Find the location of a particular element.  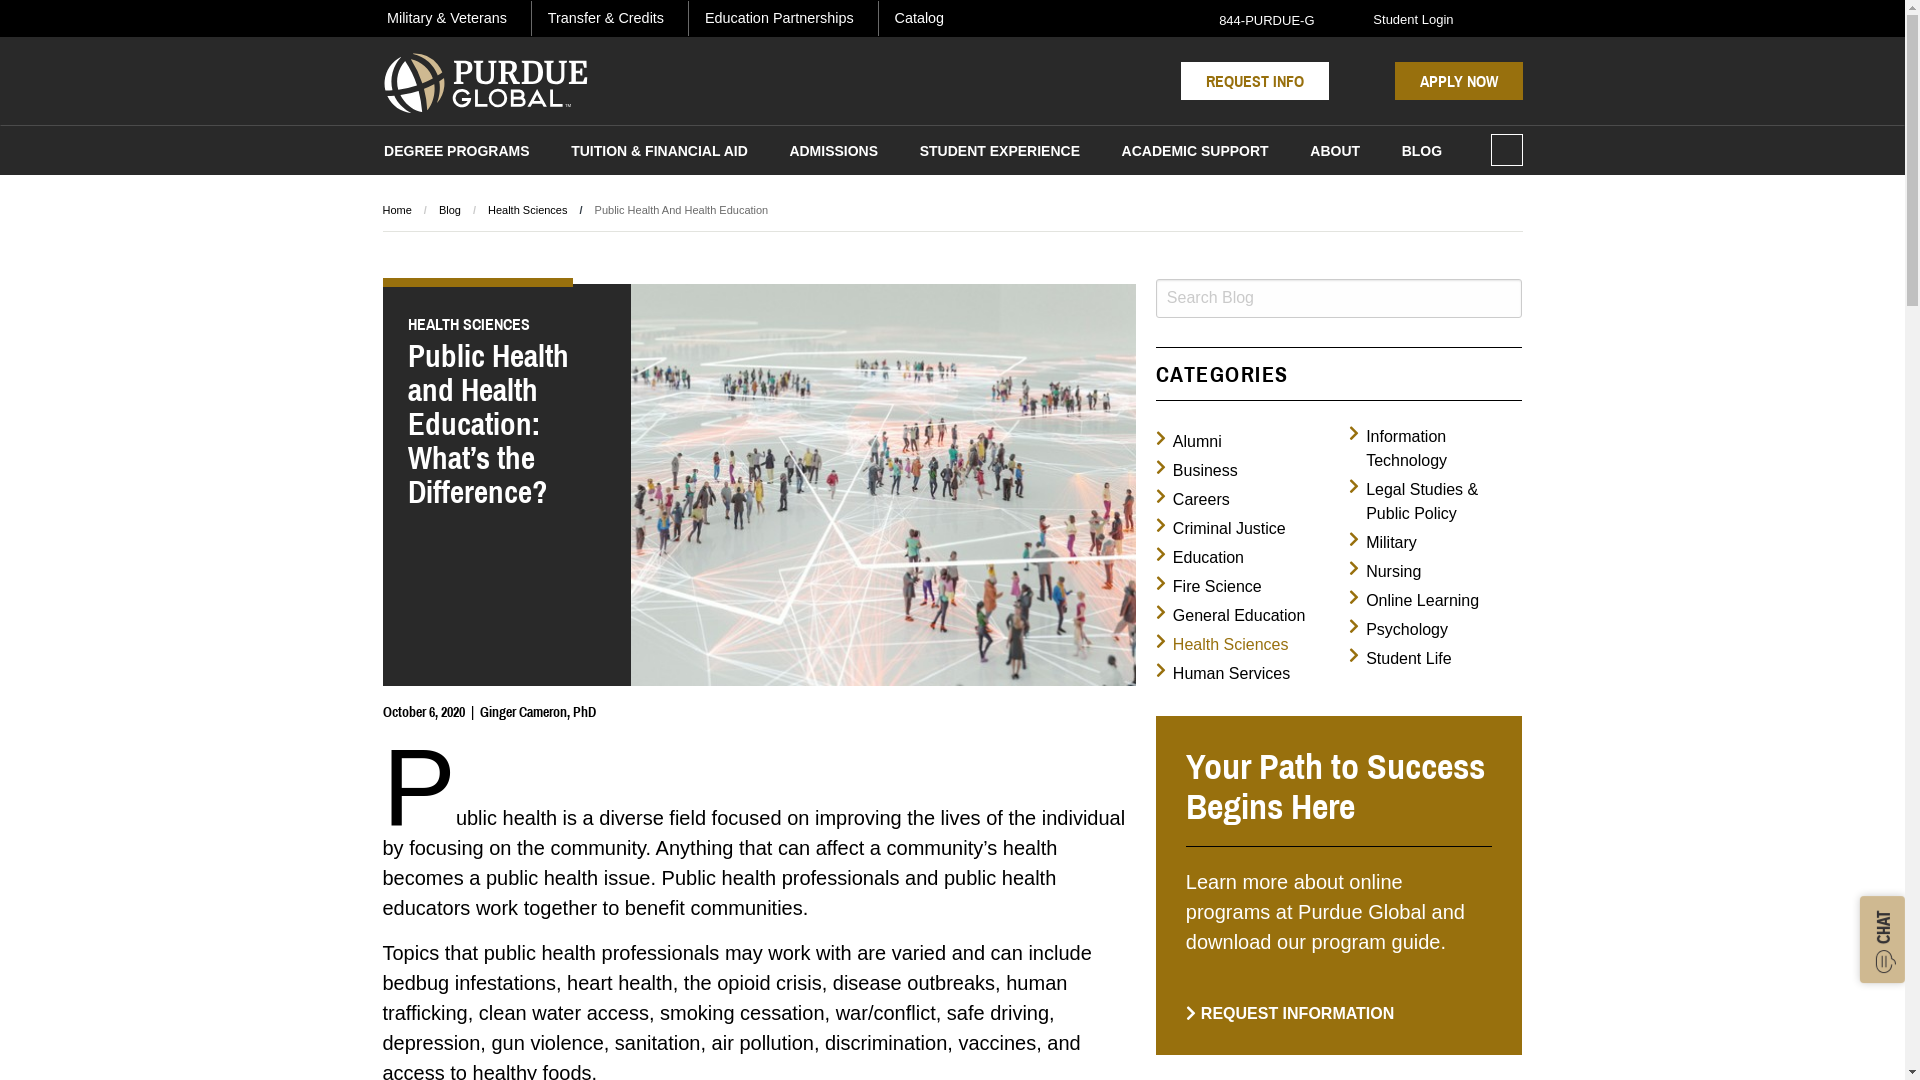

'Human Services' is located at coordinates (1222, 674).